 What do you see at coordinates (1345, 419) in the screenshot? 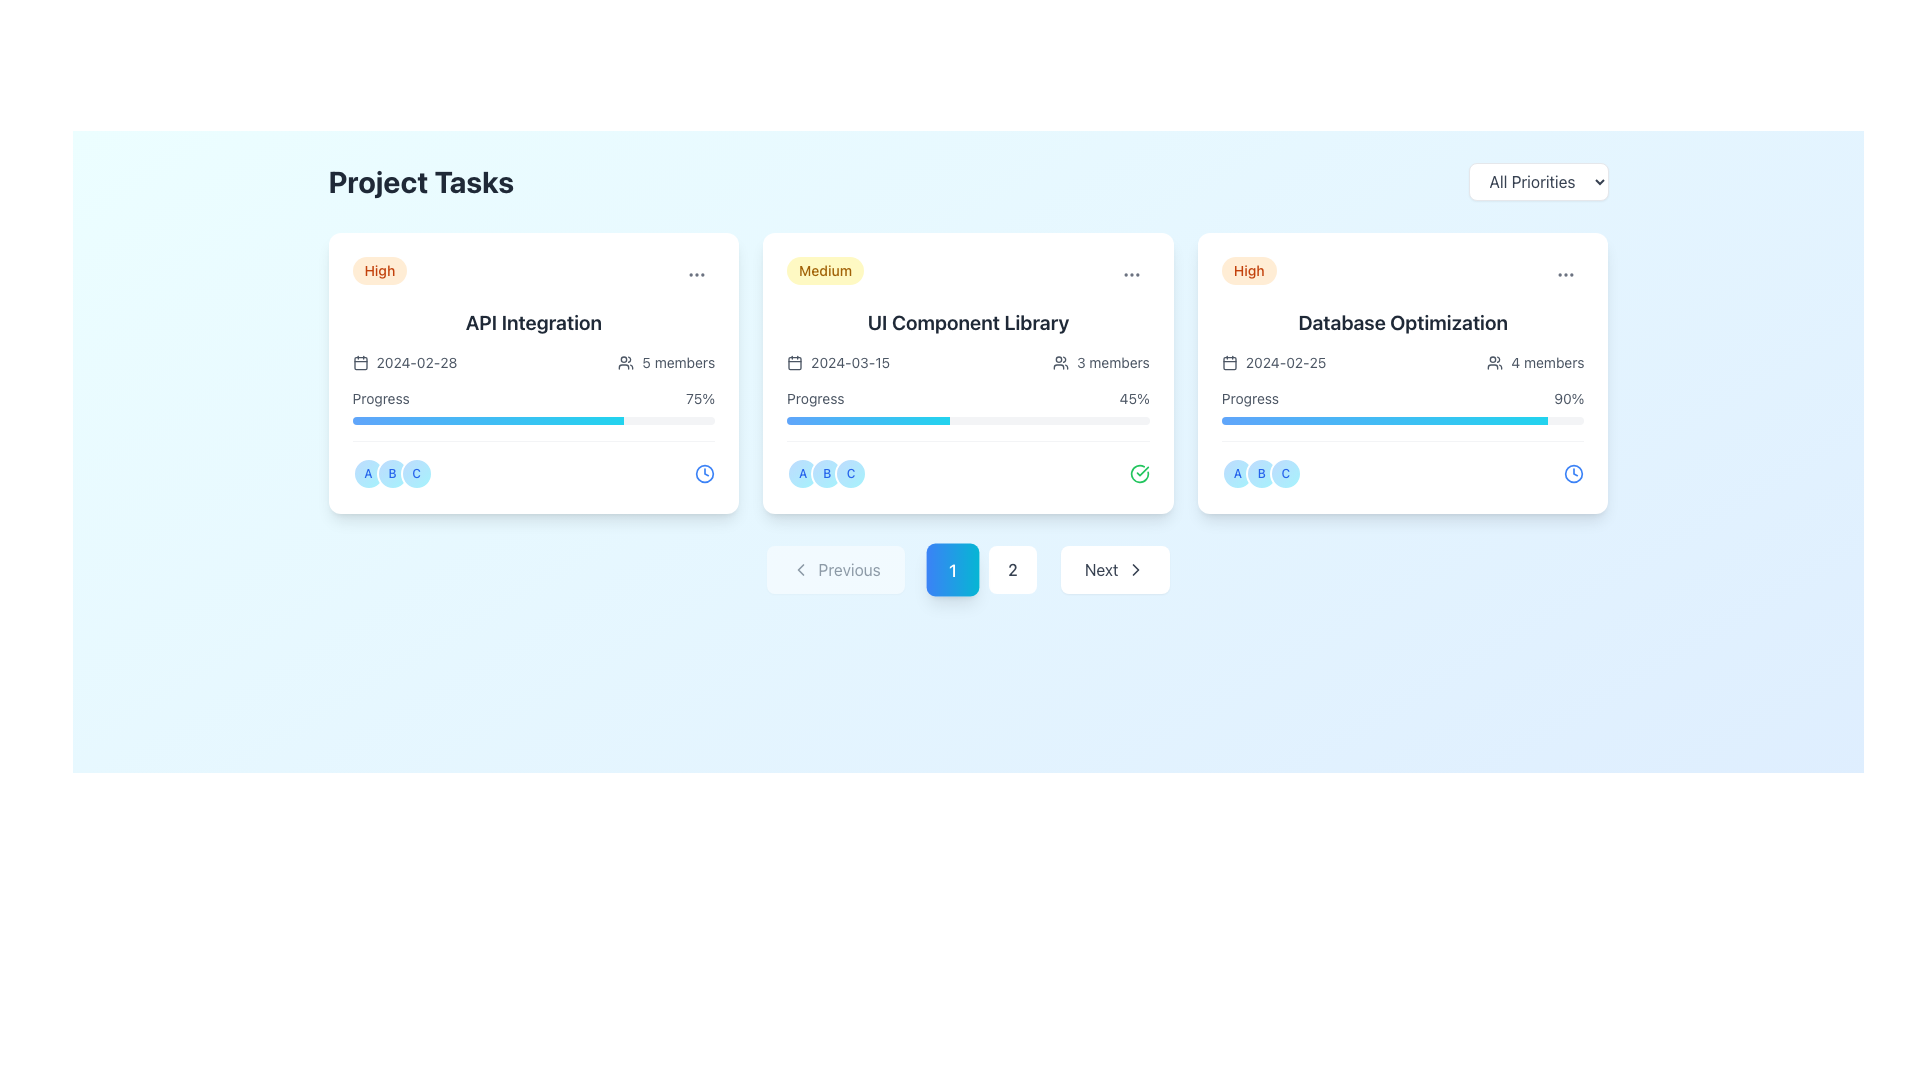
I see `progress` at bounding box center [1345, 419].